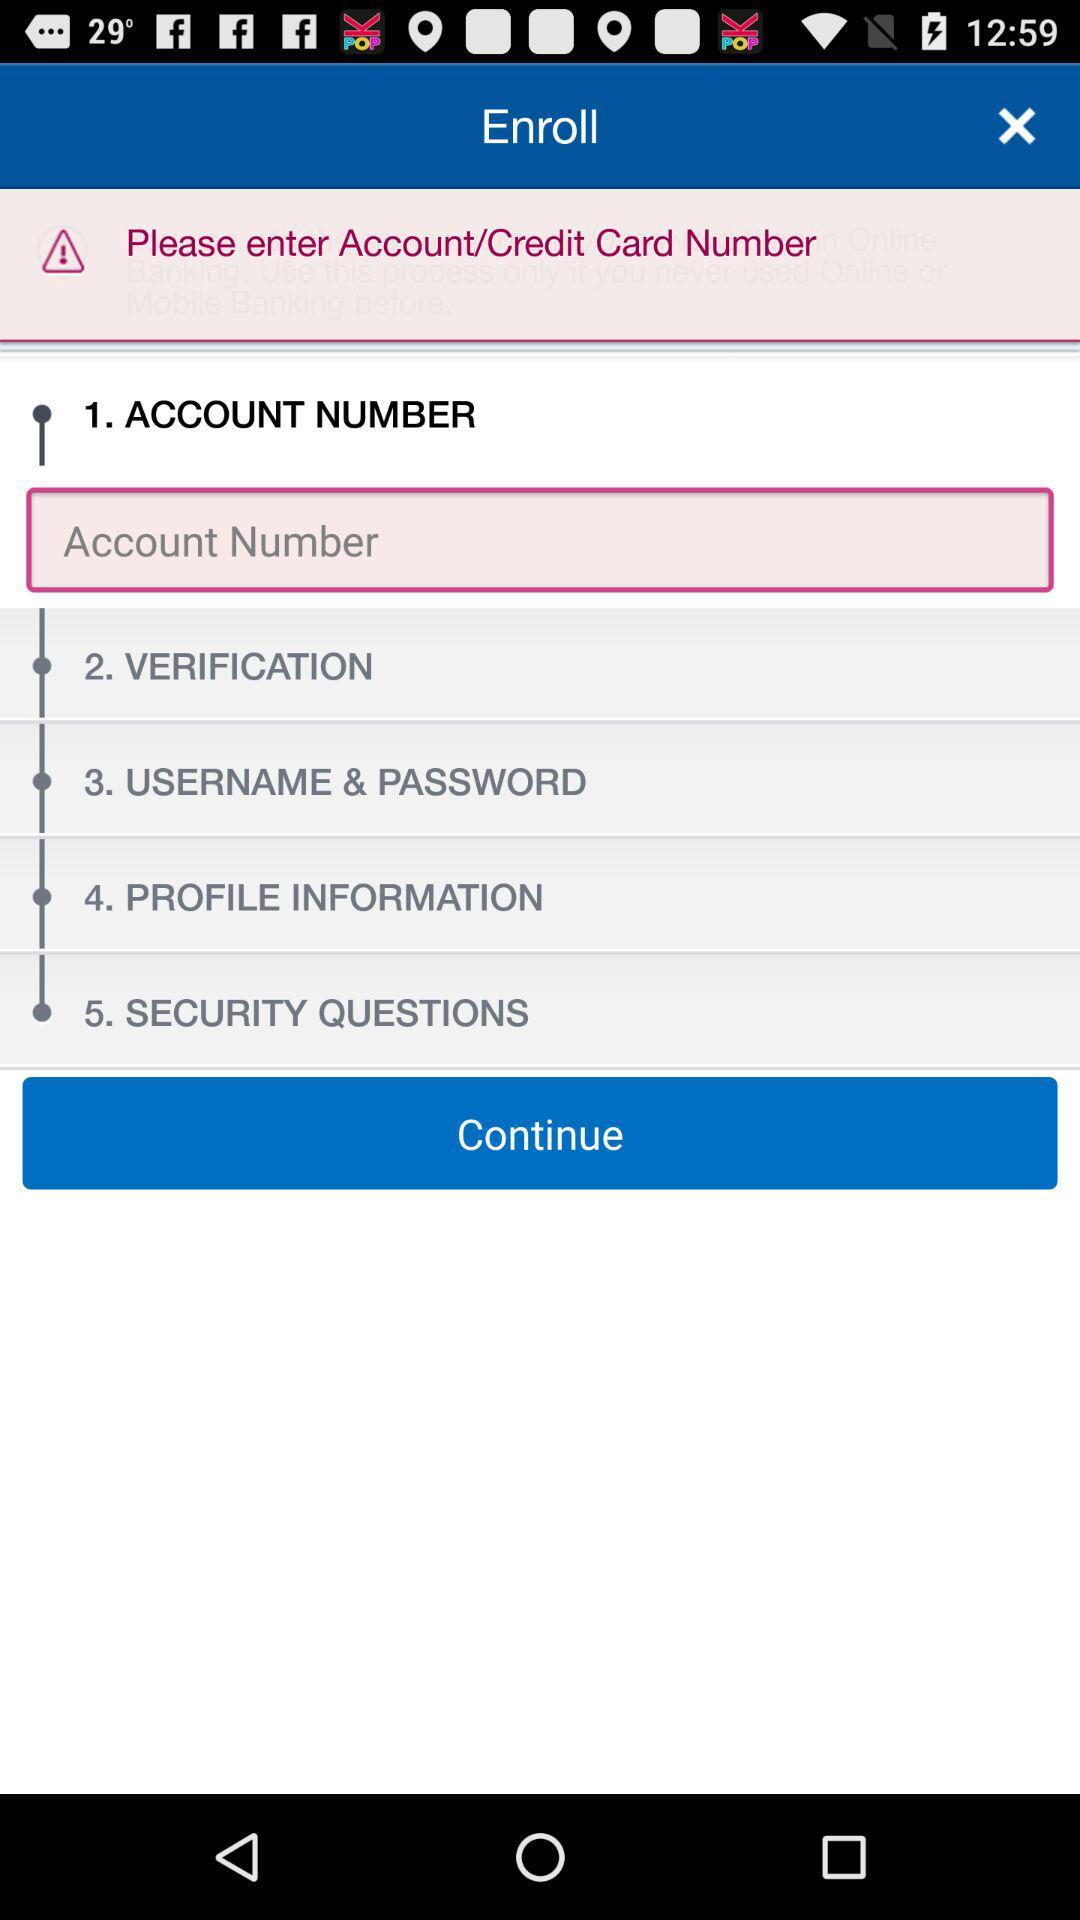  Describe the element at coordinates (1017, 124) in the screenshot. I see `the icon at the top right corner` at that location.